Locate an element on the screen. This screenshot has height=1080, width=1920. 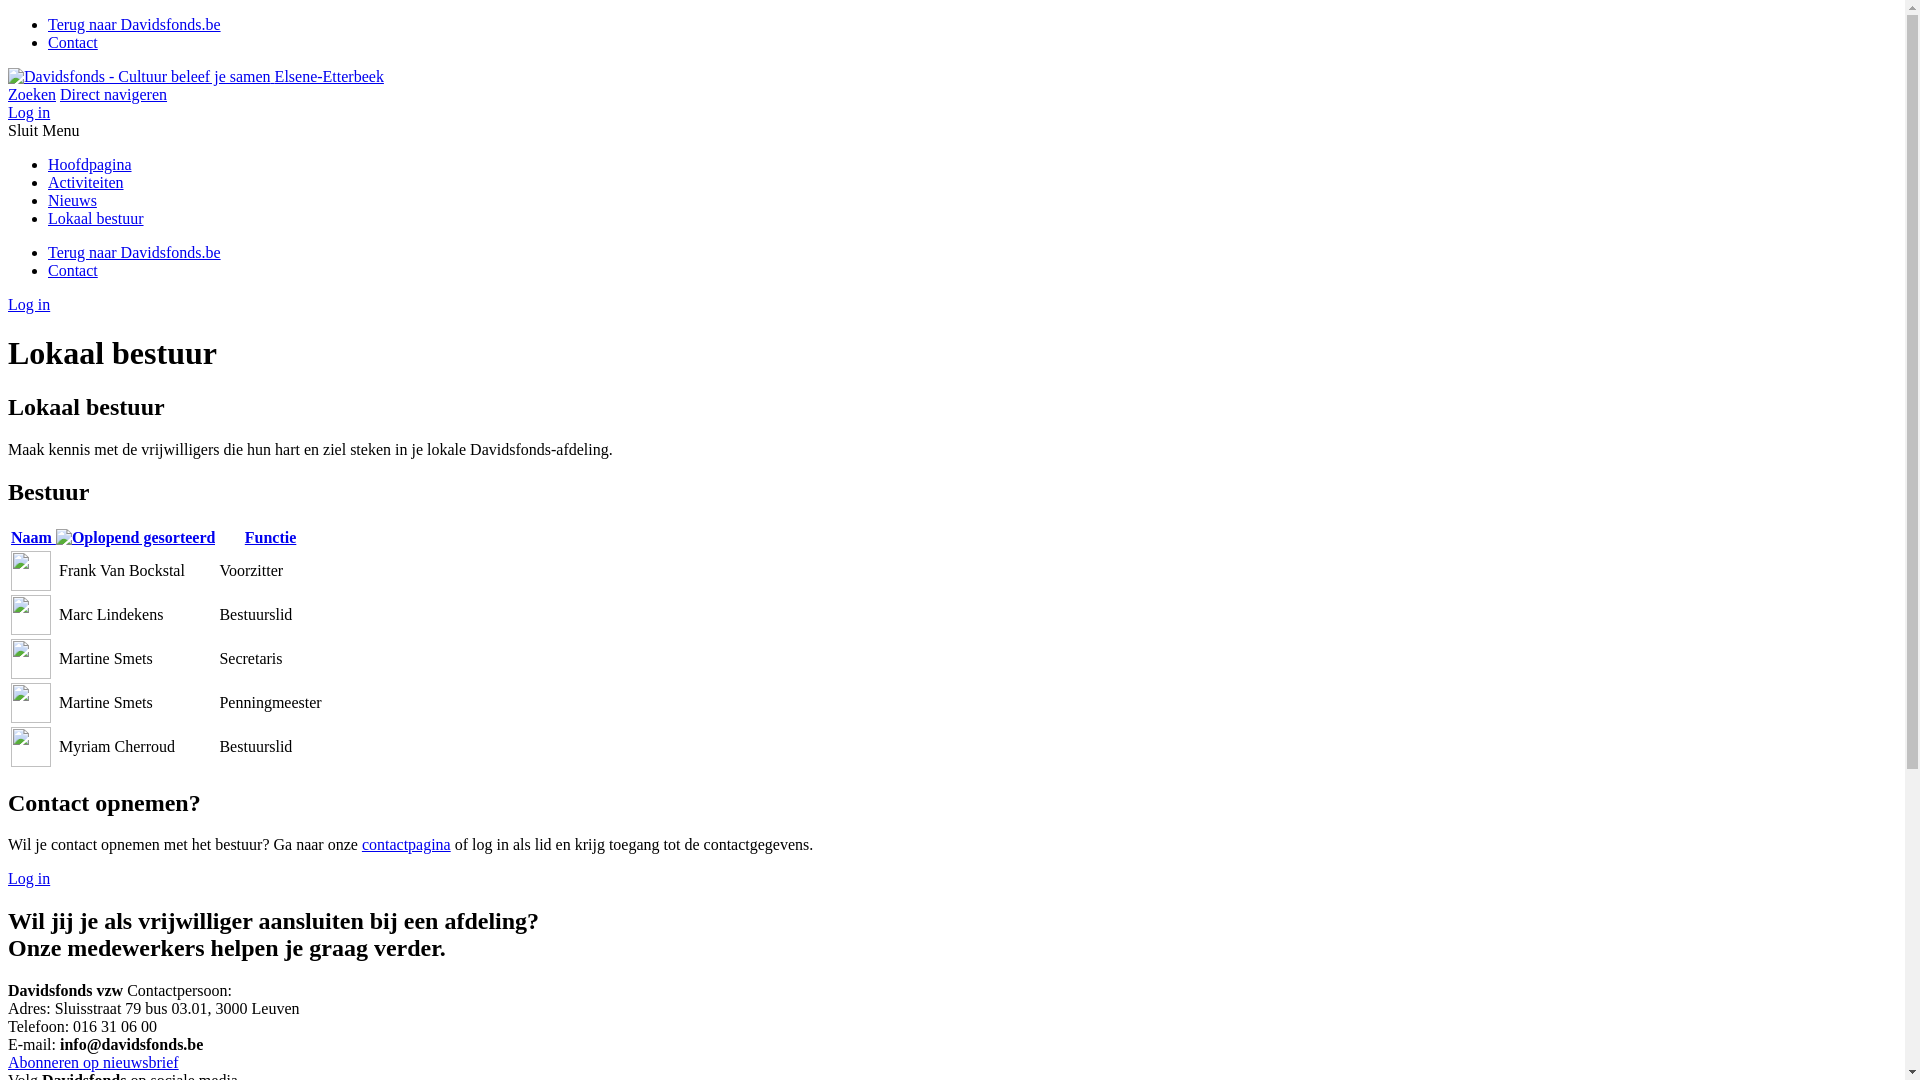
'Elsene-Etterbeek' is located at coordinates (8, 75).